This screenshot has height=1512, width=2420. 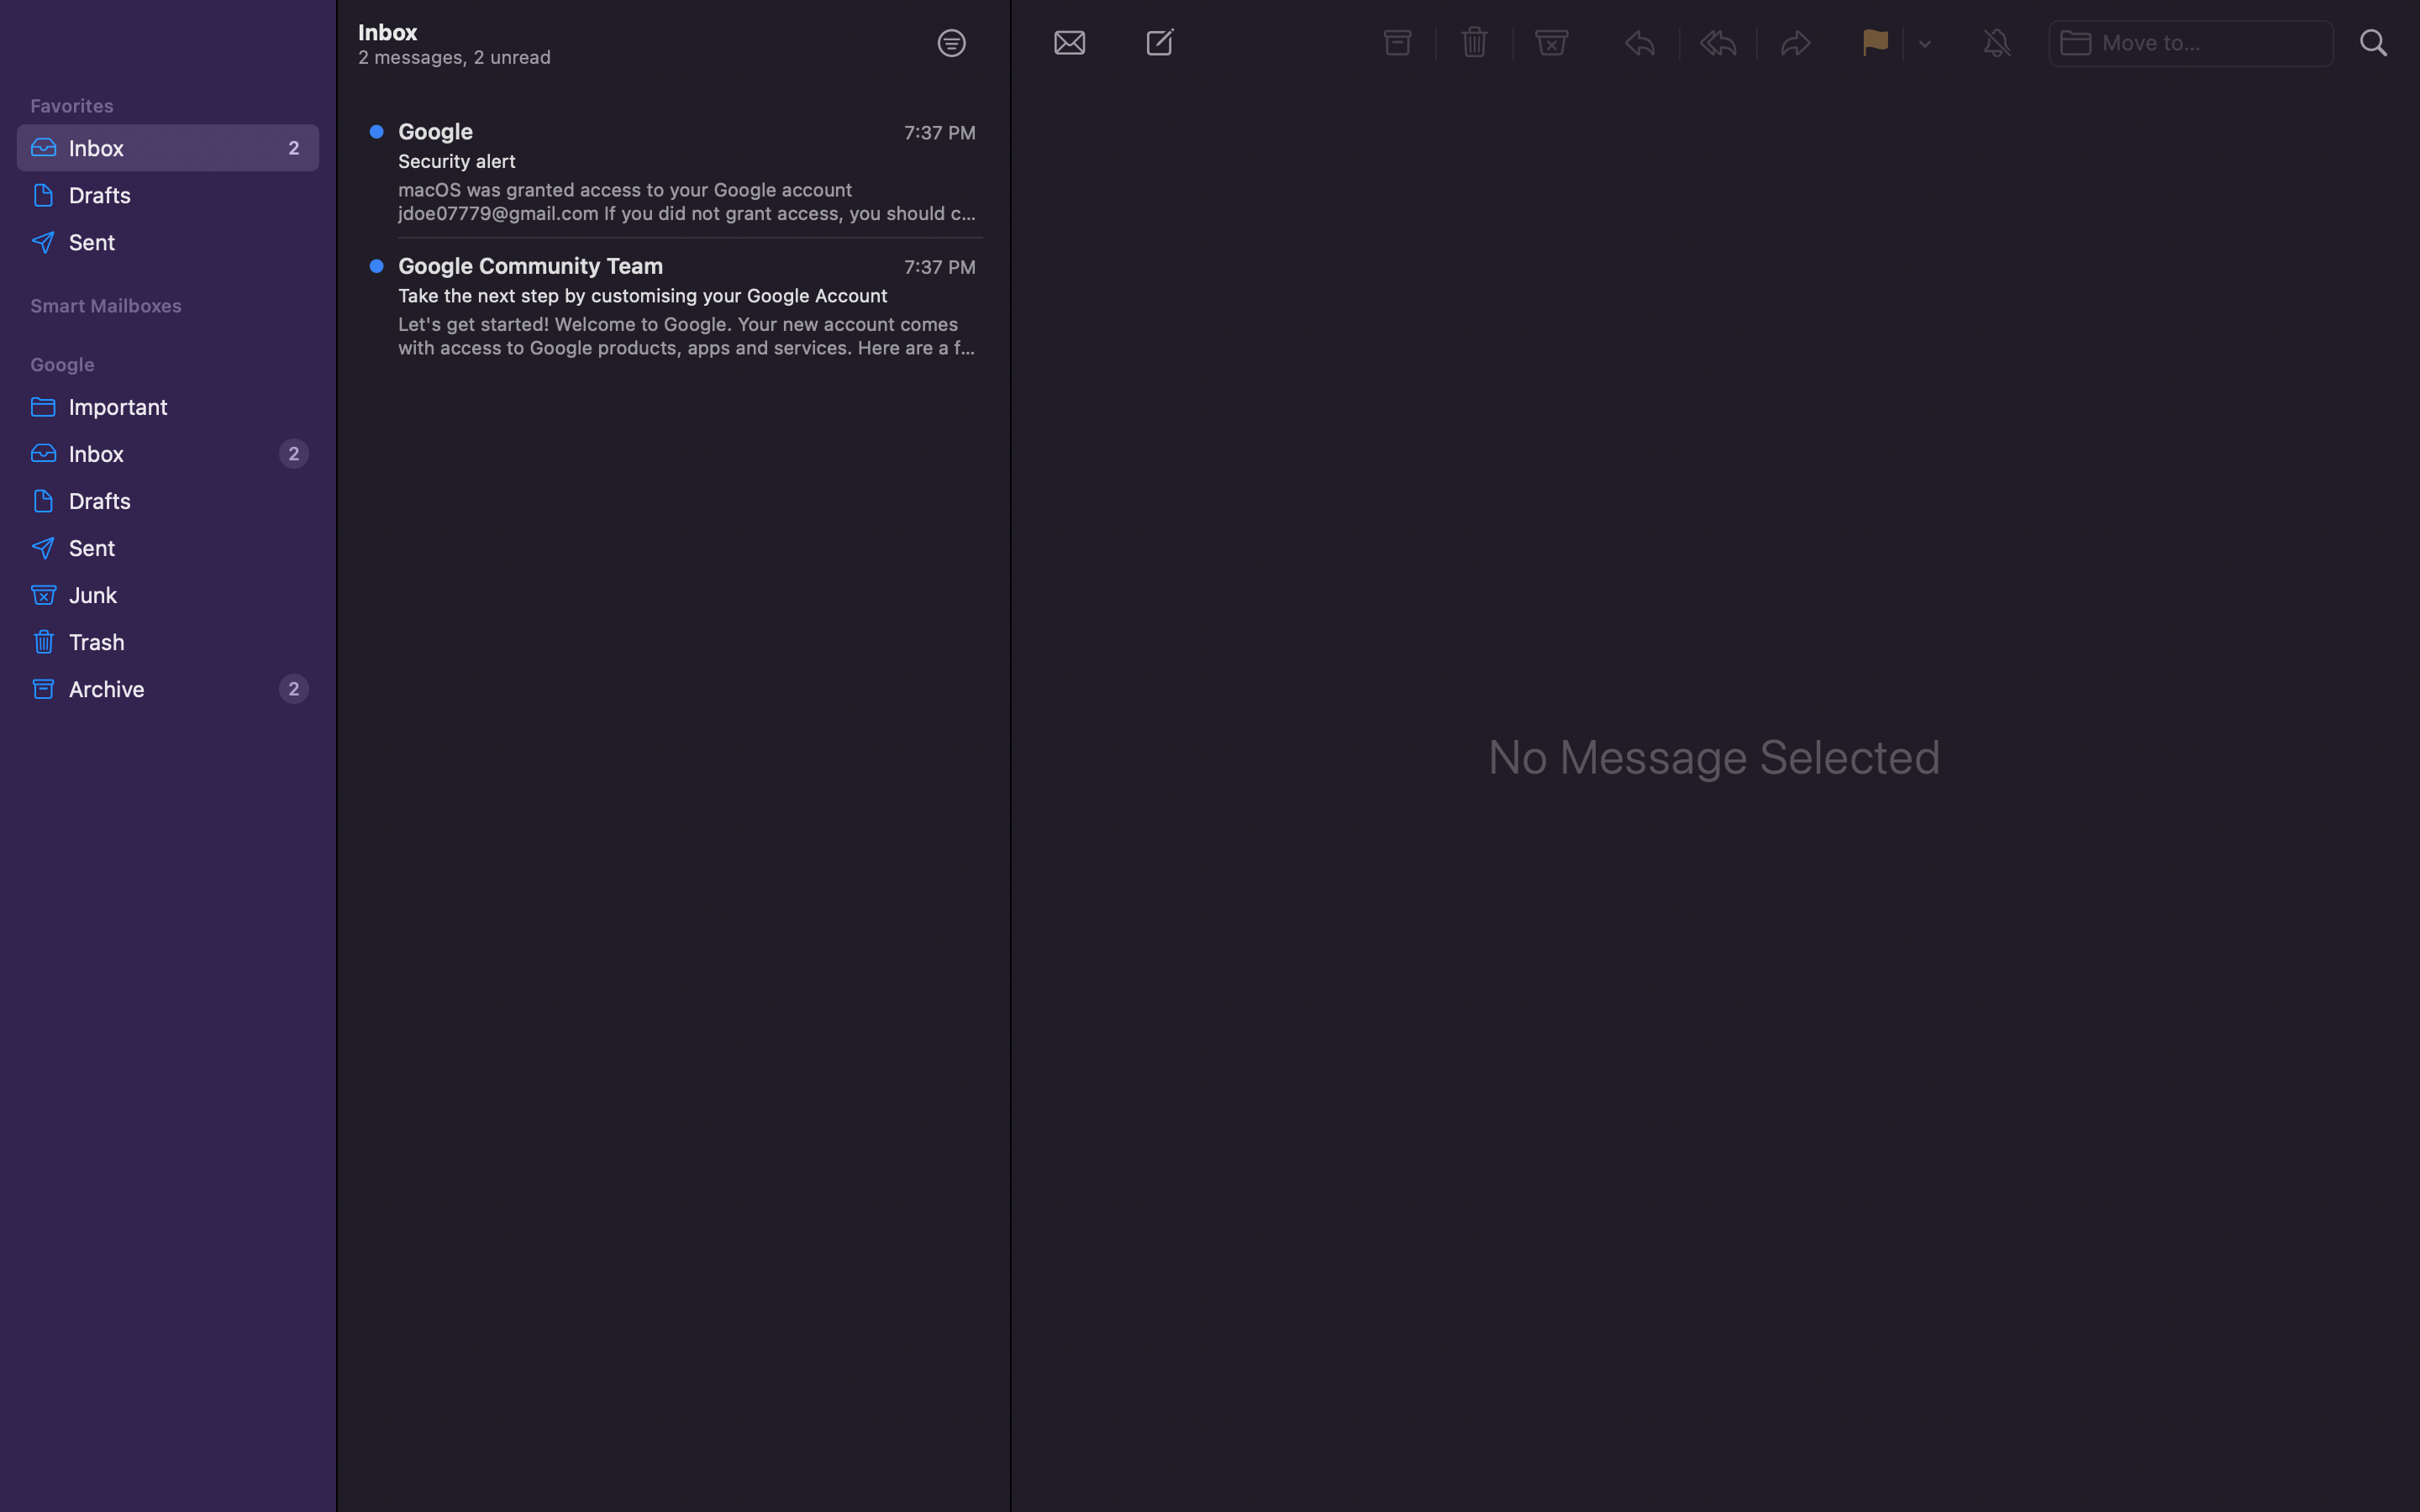 I want to click on Relocate the chosen email into the junk folder, so click(x=1555, y=41).